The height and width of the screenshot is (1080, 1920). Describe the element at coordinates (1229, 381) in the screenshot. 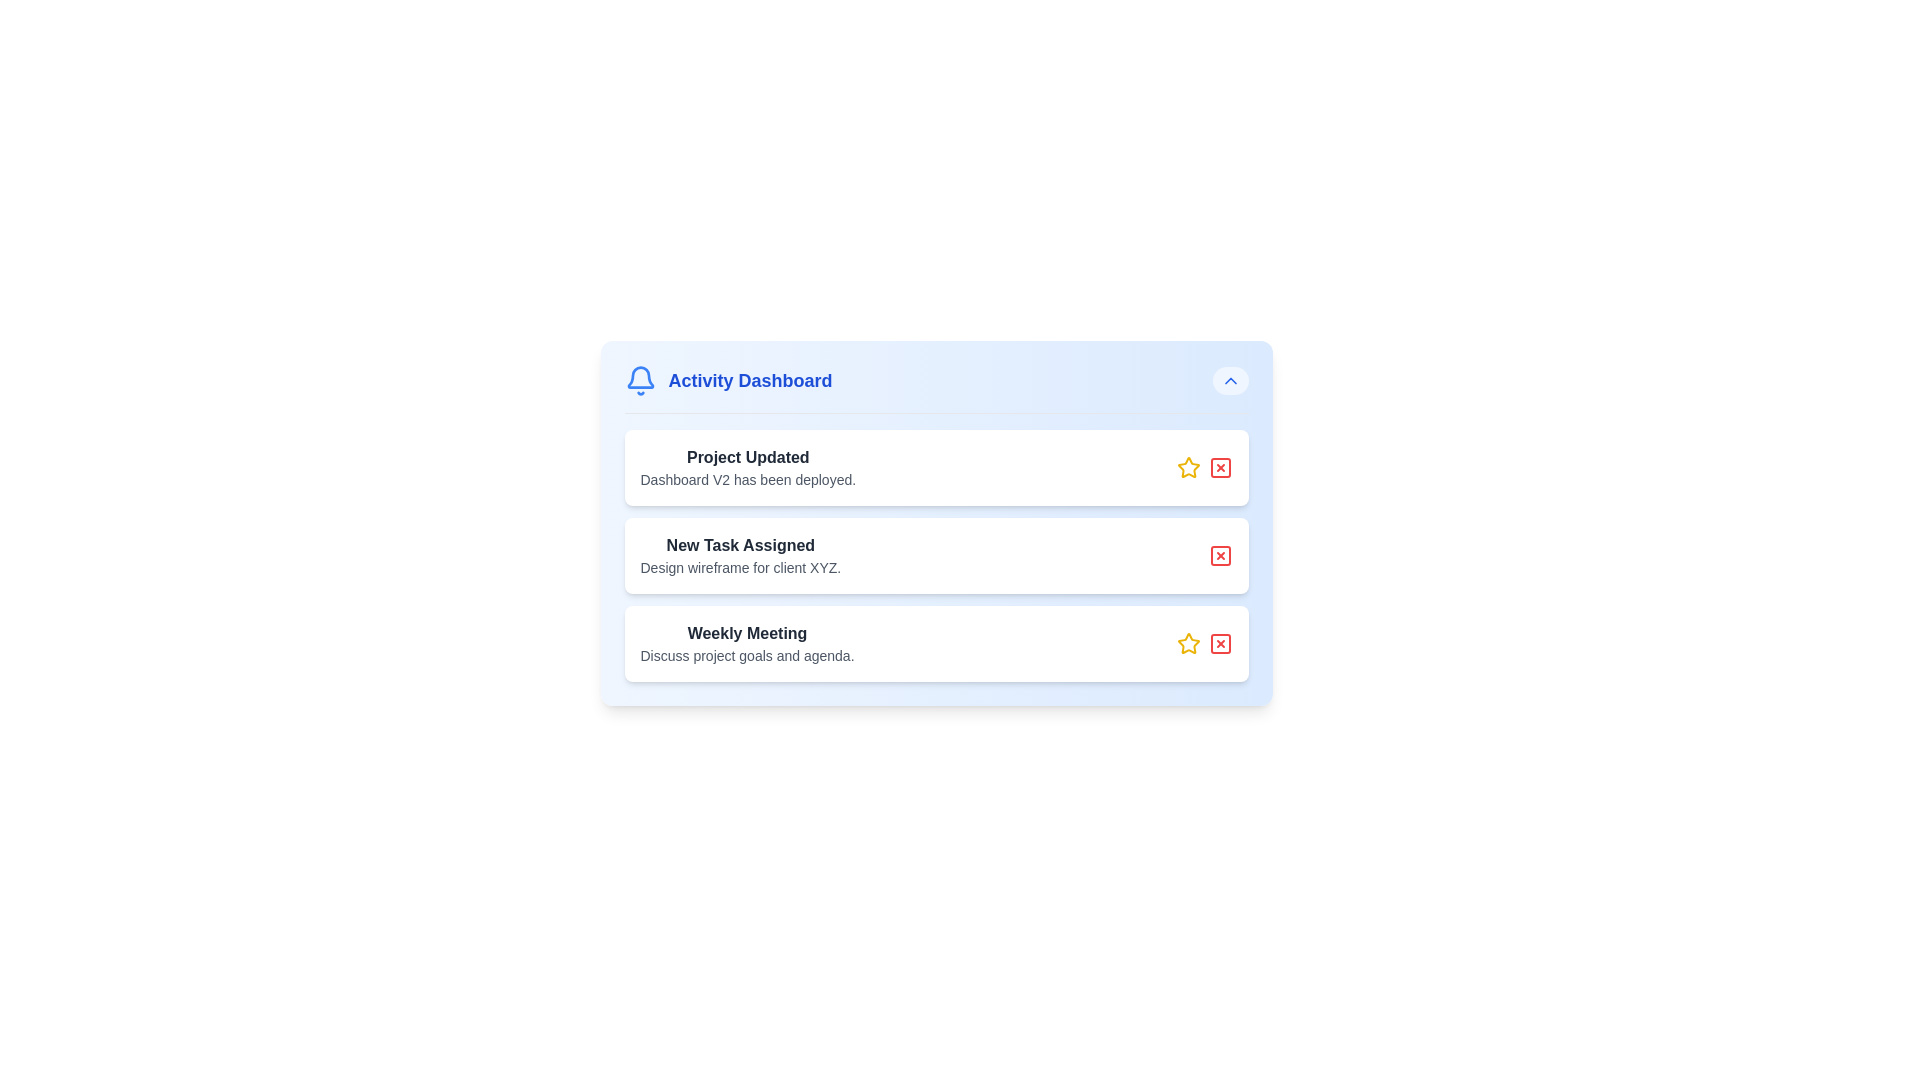

I see `the upward-facing icon located at the top-right corner of the 'Activity Dashboard' section` at that location.